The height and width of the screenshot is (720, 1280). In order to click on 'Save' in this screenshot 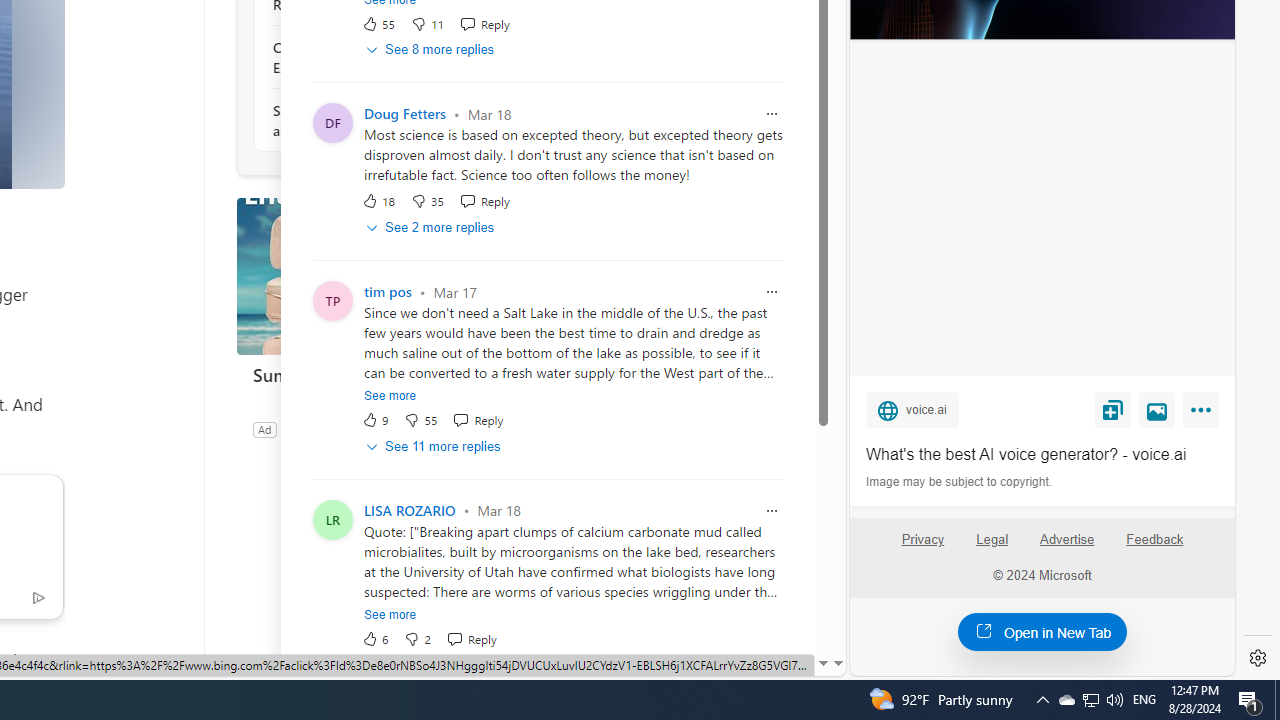, I will do `click(1111, 408)`.